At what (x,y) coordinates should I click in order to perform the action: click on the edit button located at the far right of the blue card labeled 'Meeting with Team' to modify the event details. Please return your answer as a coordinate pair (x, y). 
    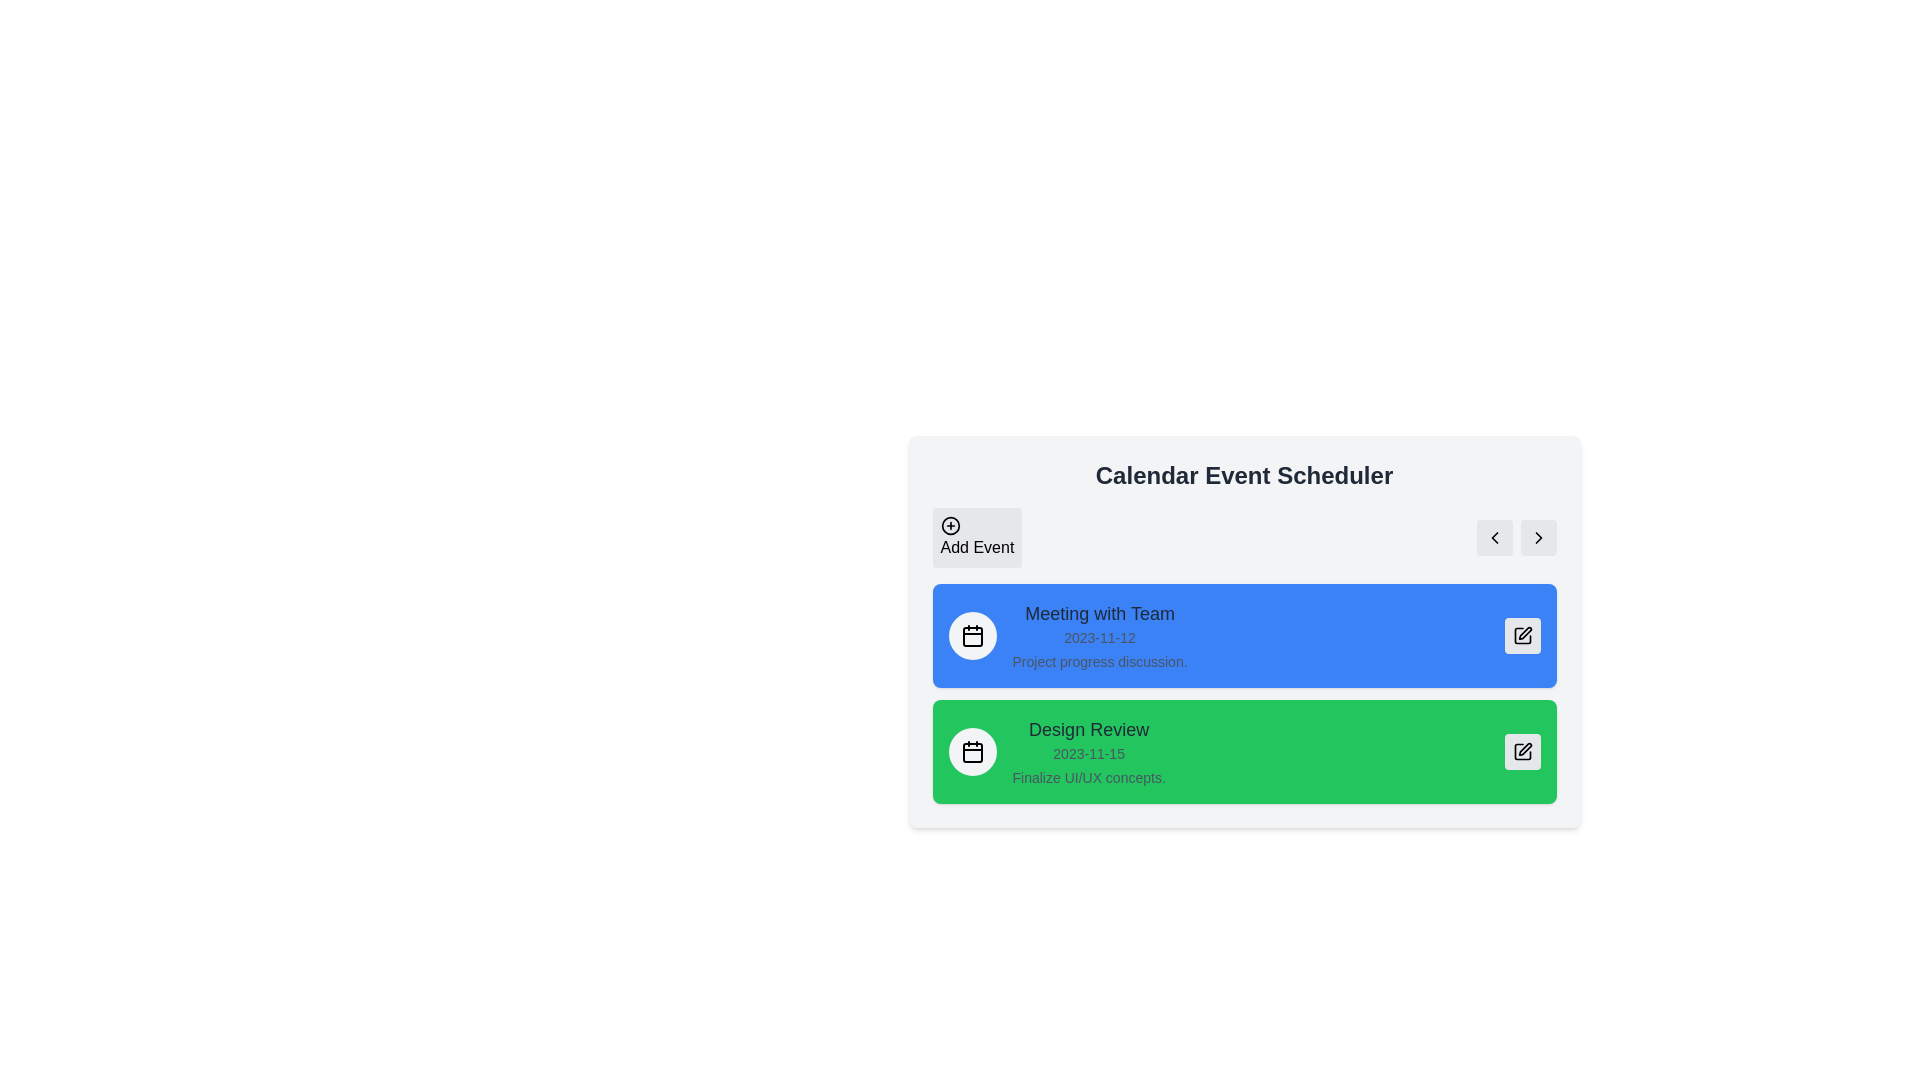
    Looking at the image, I should click on (1521, 636).